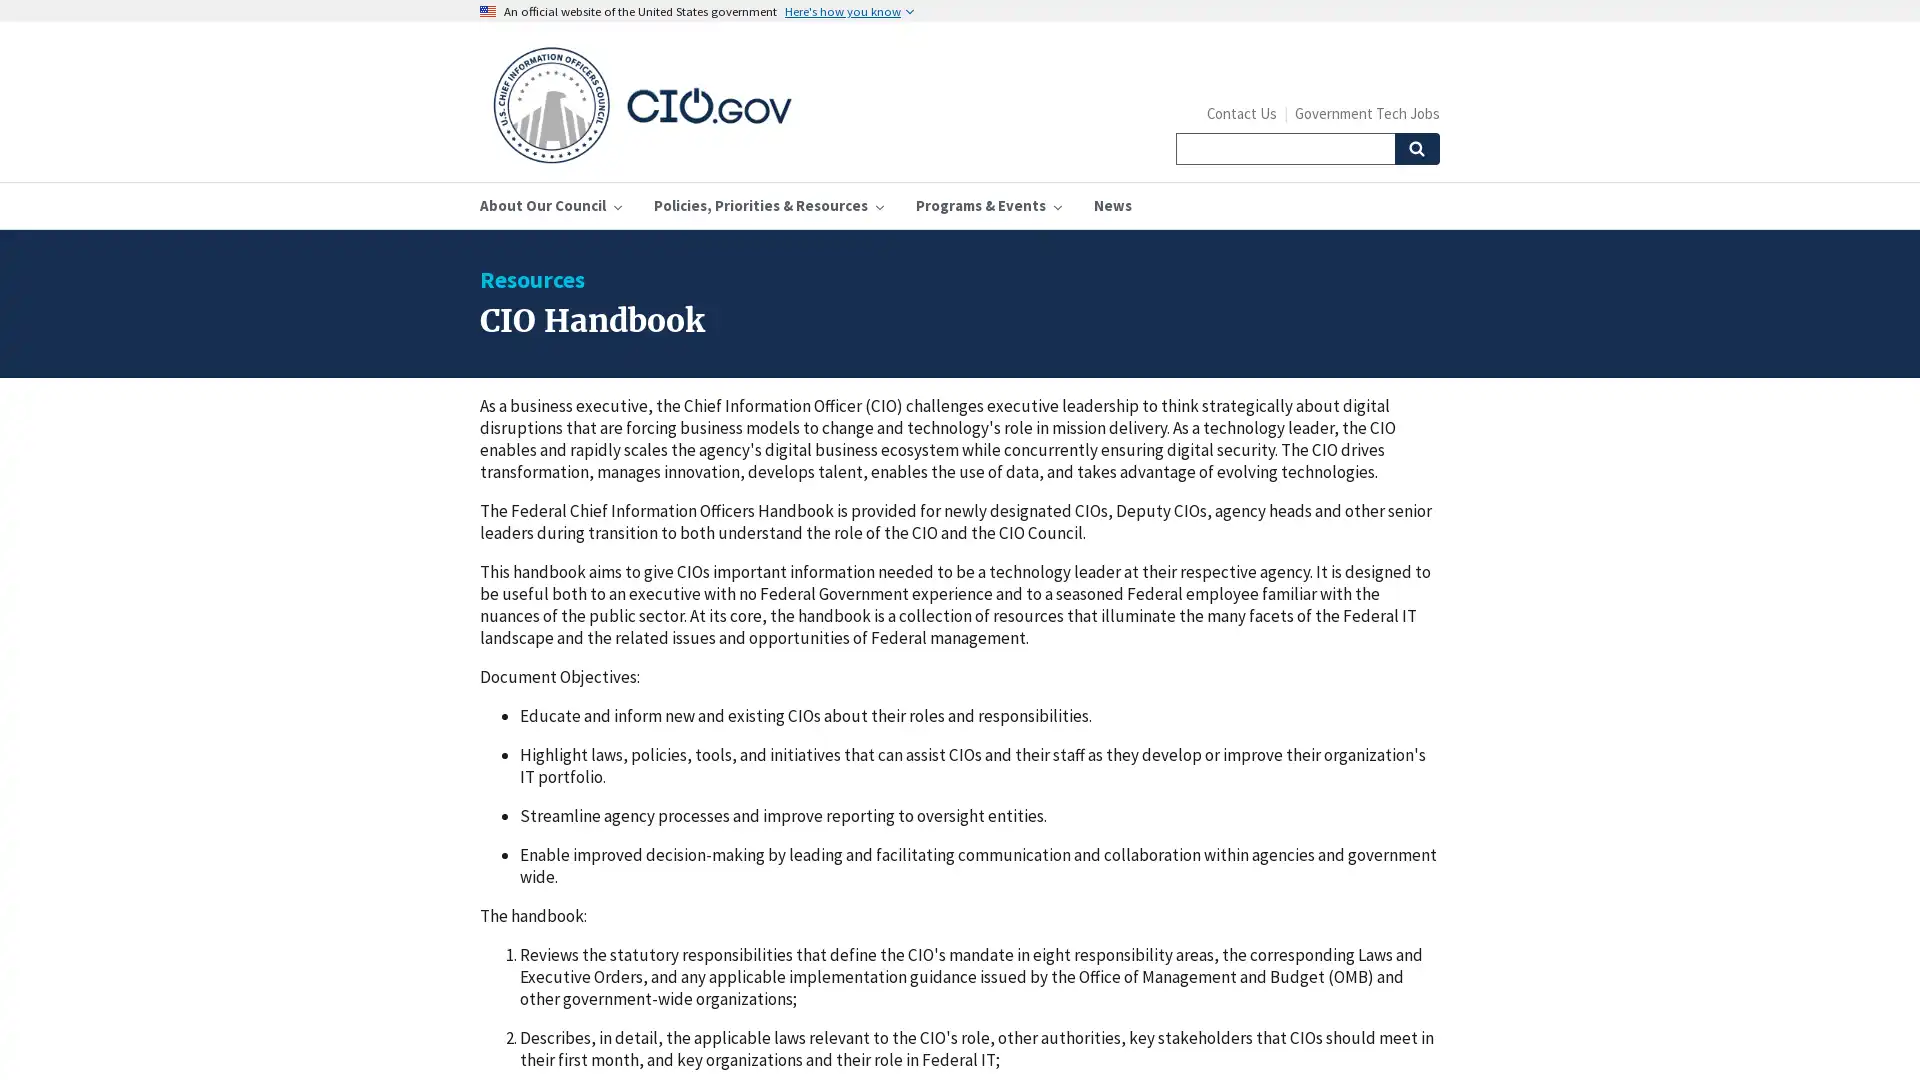 This screenshot has height=1080, width=1920. Describe the element at coordinates (551, 205) in the screenshot. I see `About Our Council` at that location.